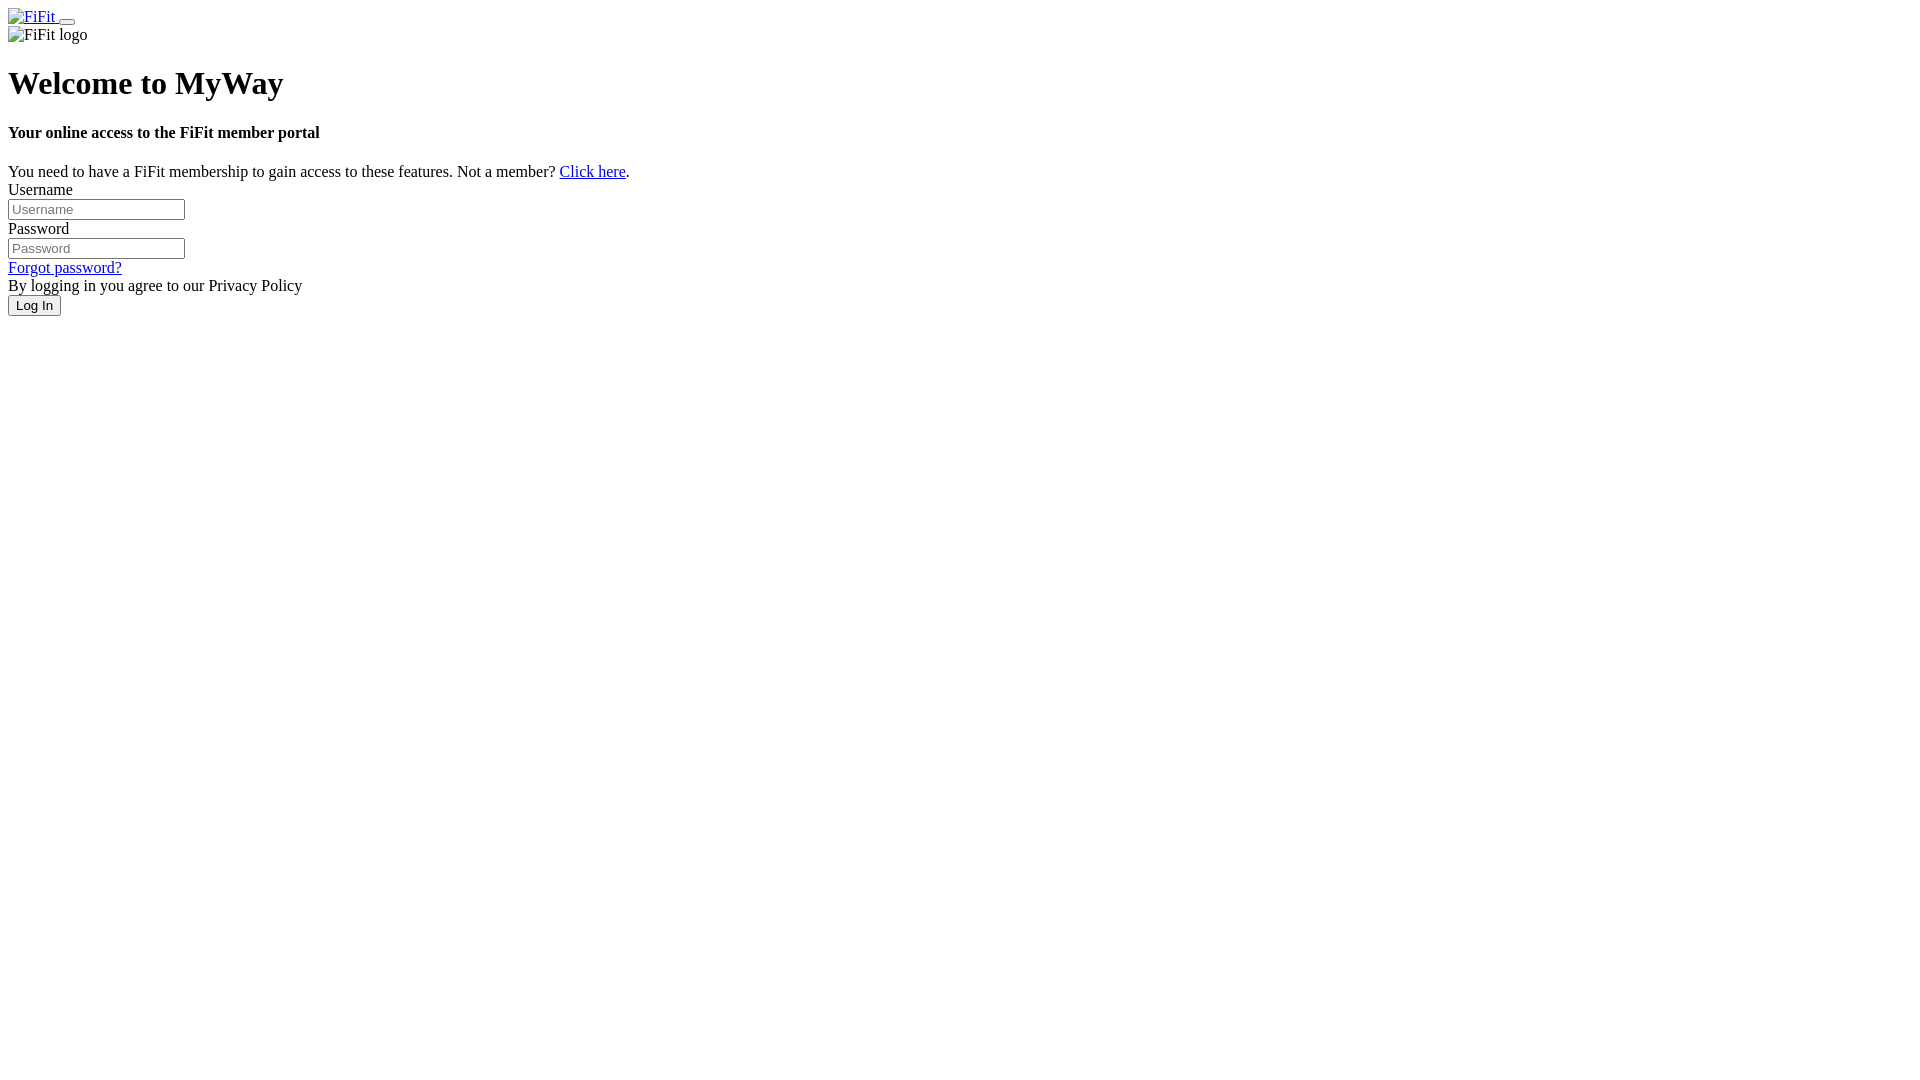  What do you see at coordinates (34, 305) in the screenshot?
I see `'Log In'` at bounding box center [34, 305].